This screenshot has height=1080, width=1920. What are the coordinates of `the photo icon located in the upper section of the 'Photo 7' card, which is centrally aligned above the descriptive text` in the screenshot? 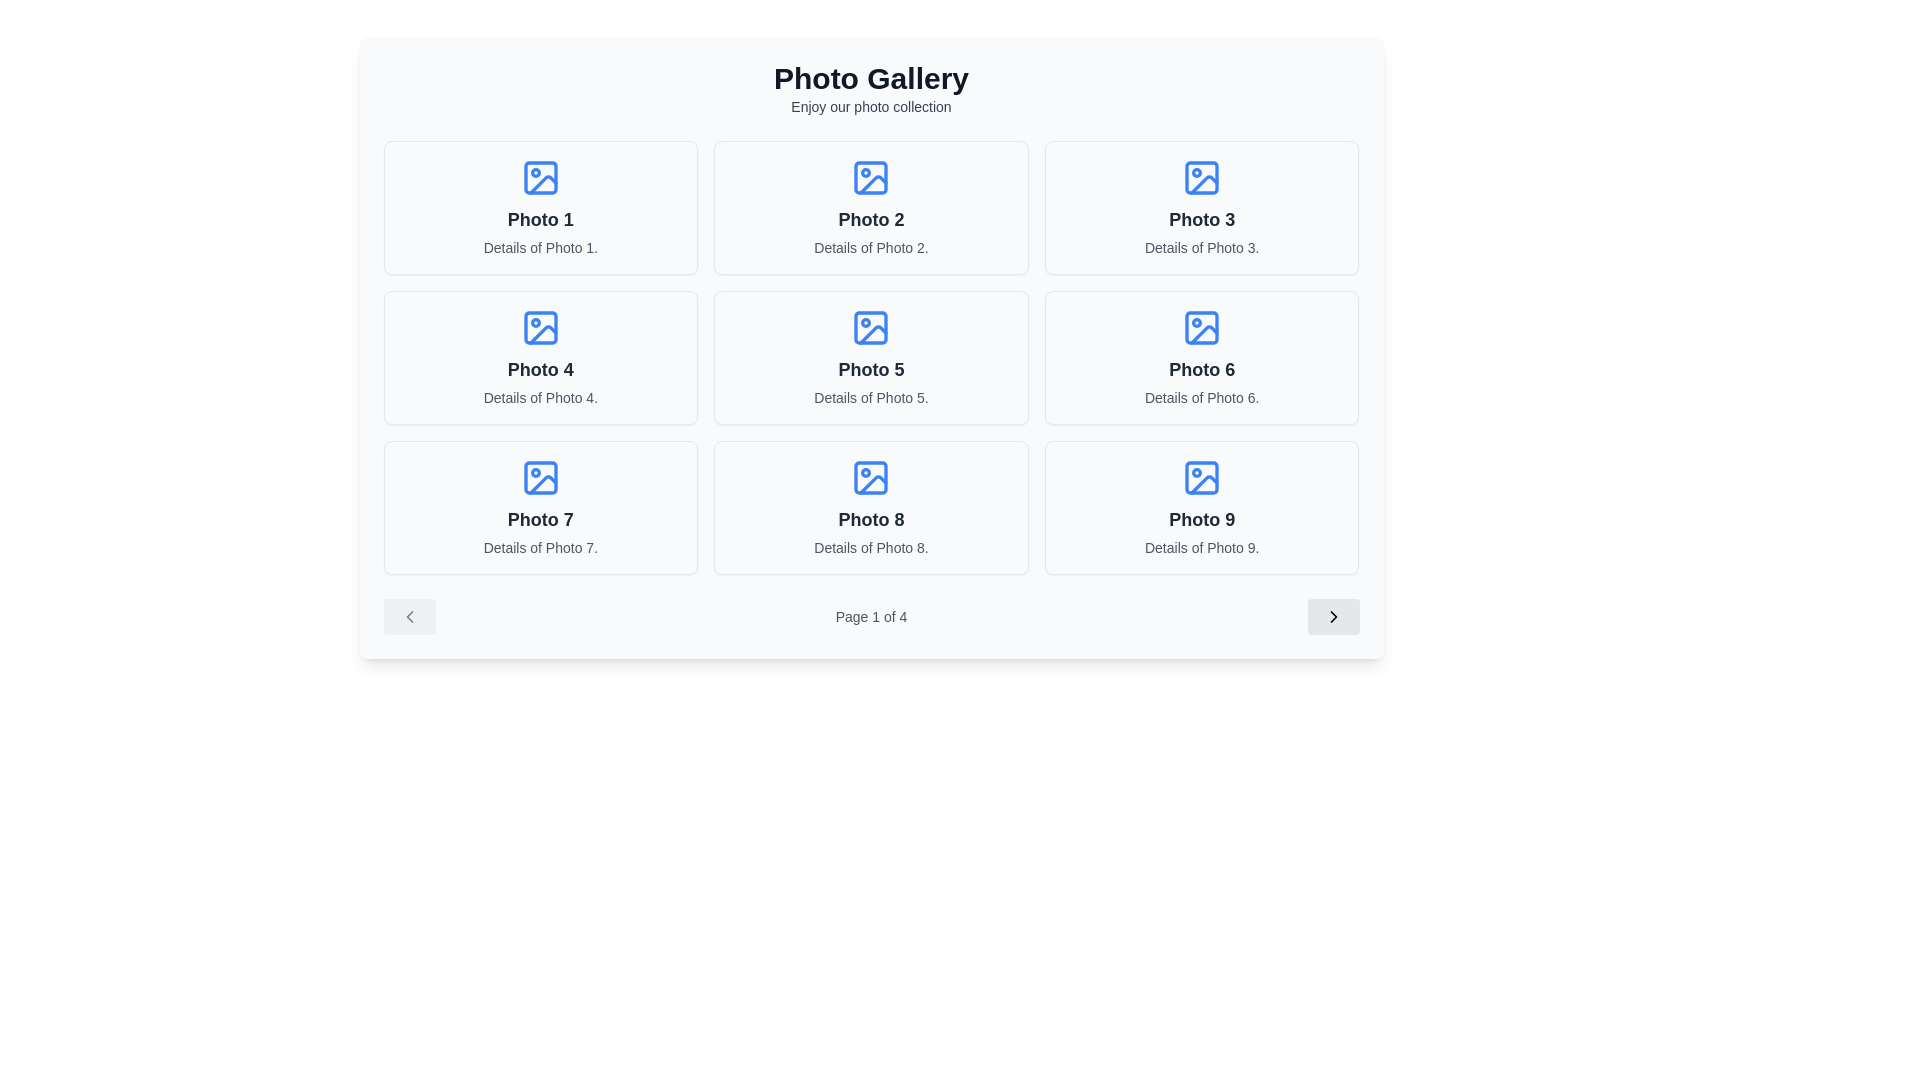 It's located at (540, 478).